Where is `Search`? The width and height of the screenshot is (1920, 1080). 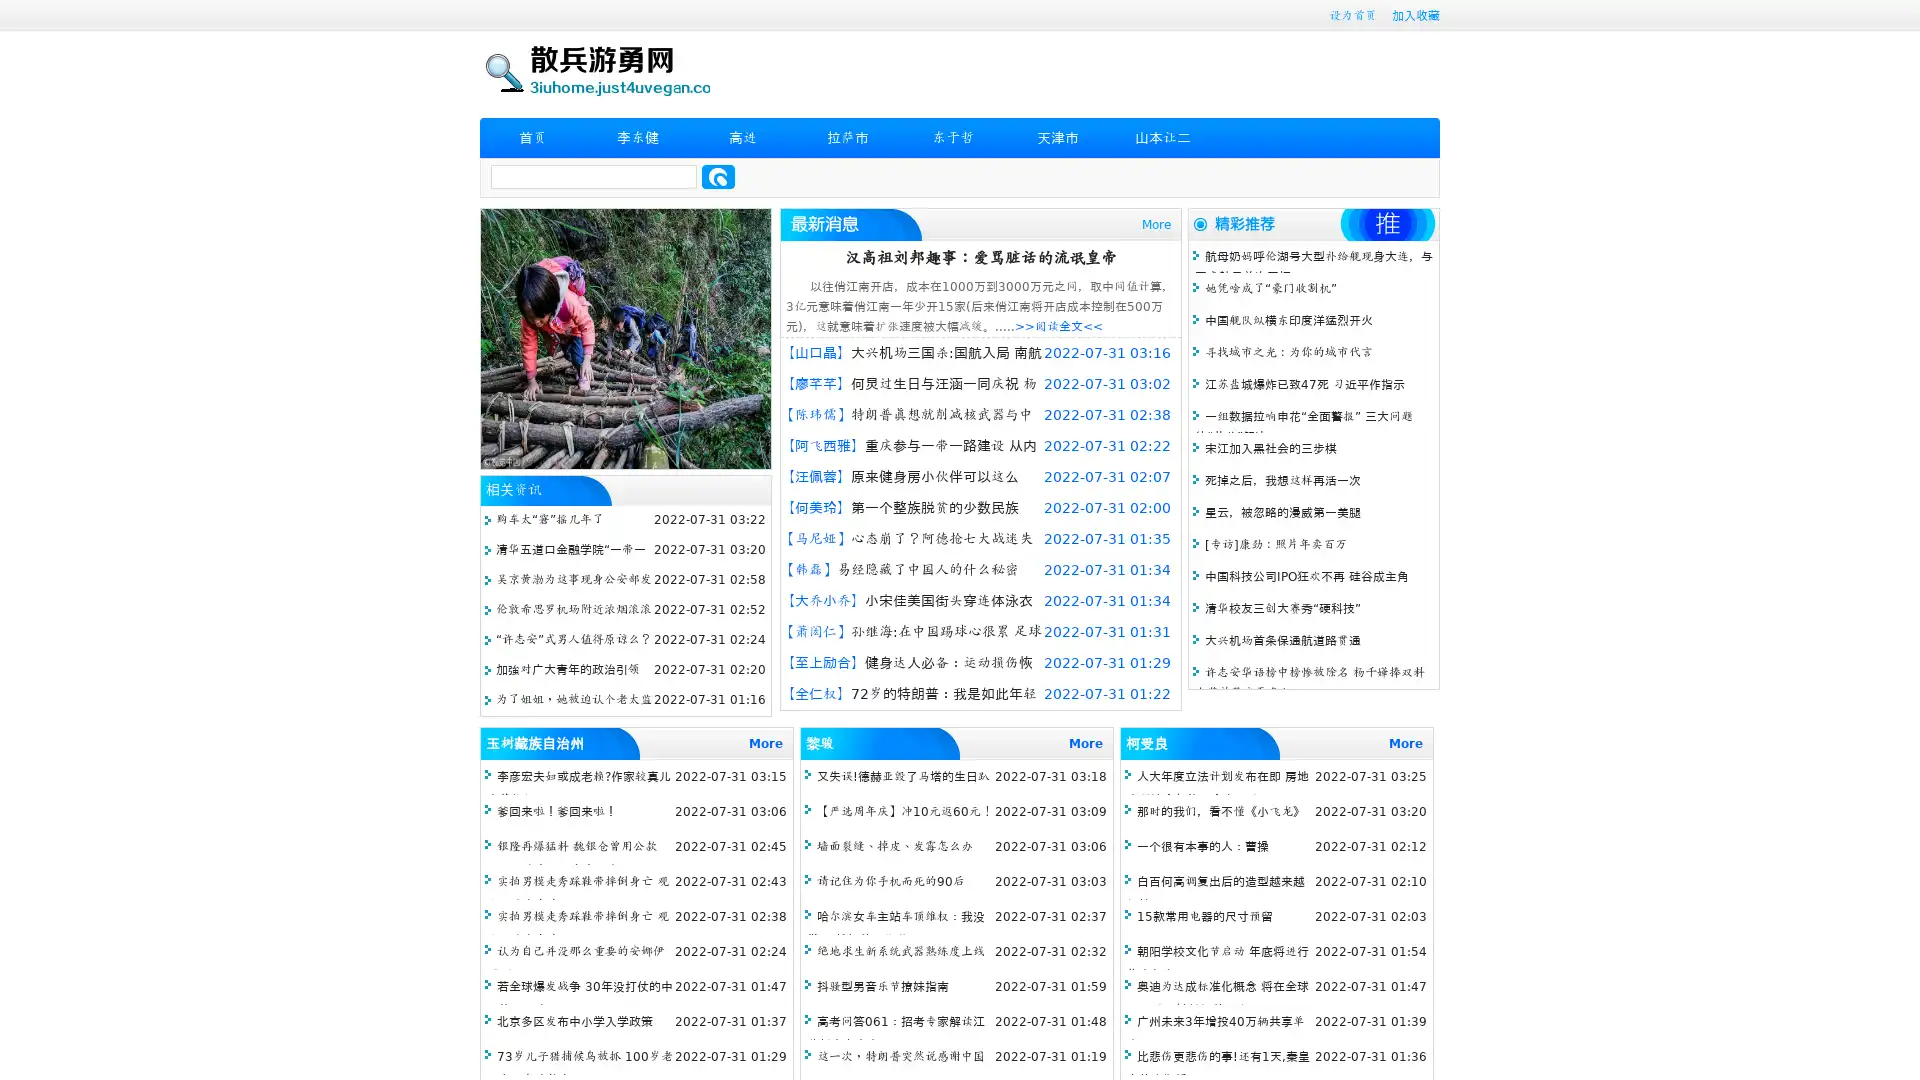 Search is located at coordinates (718, 176).